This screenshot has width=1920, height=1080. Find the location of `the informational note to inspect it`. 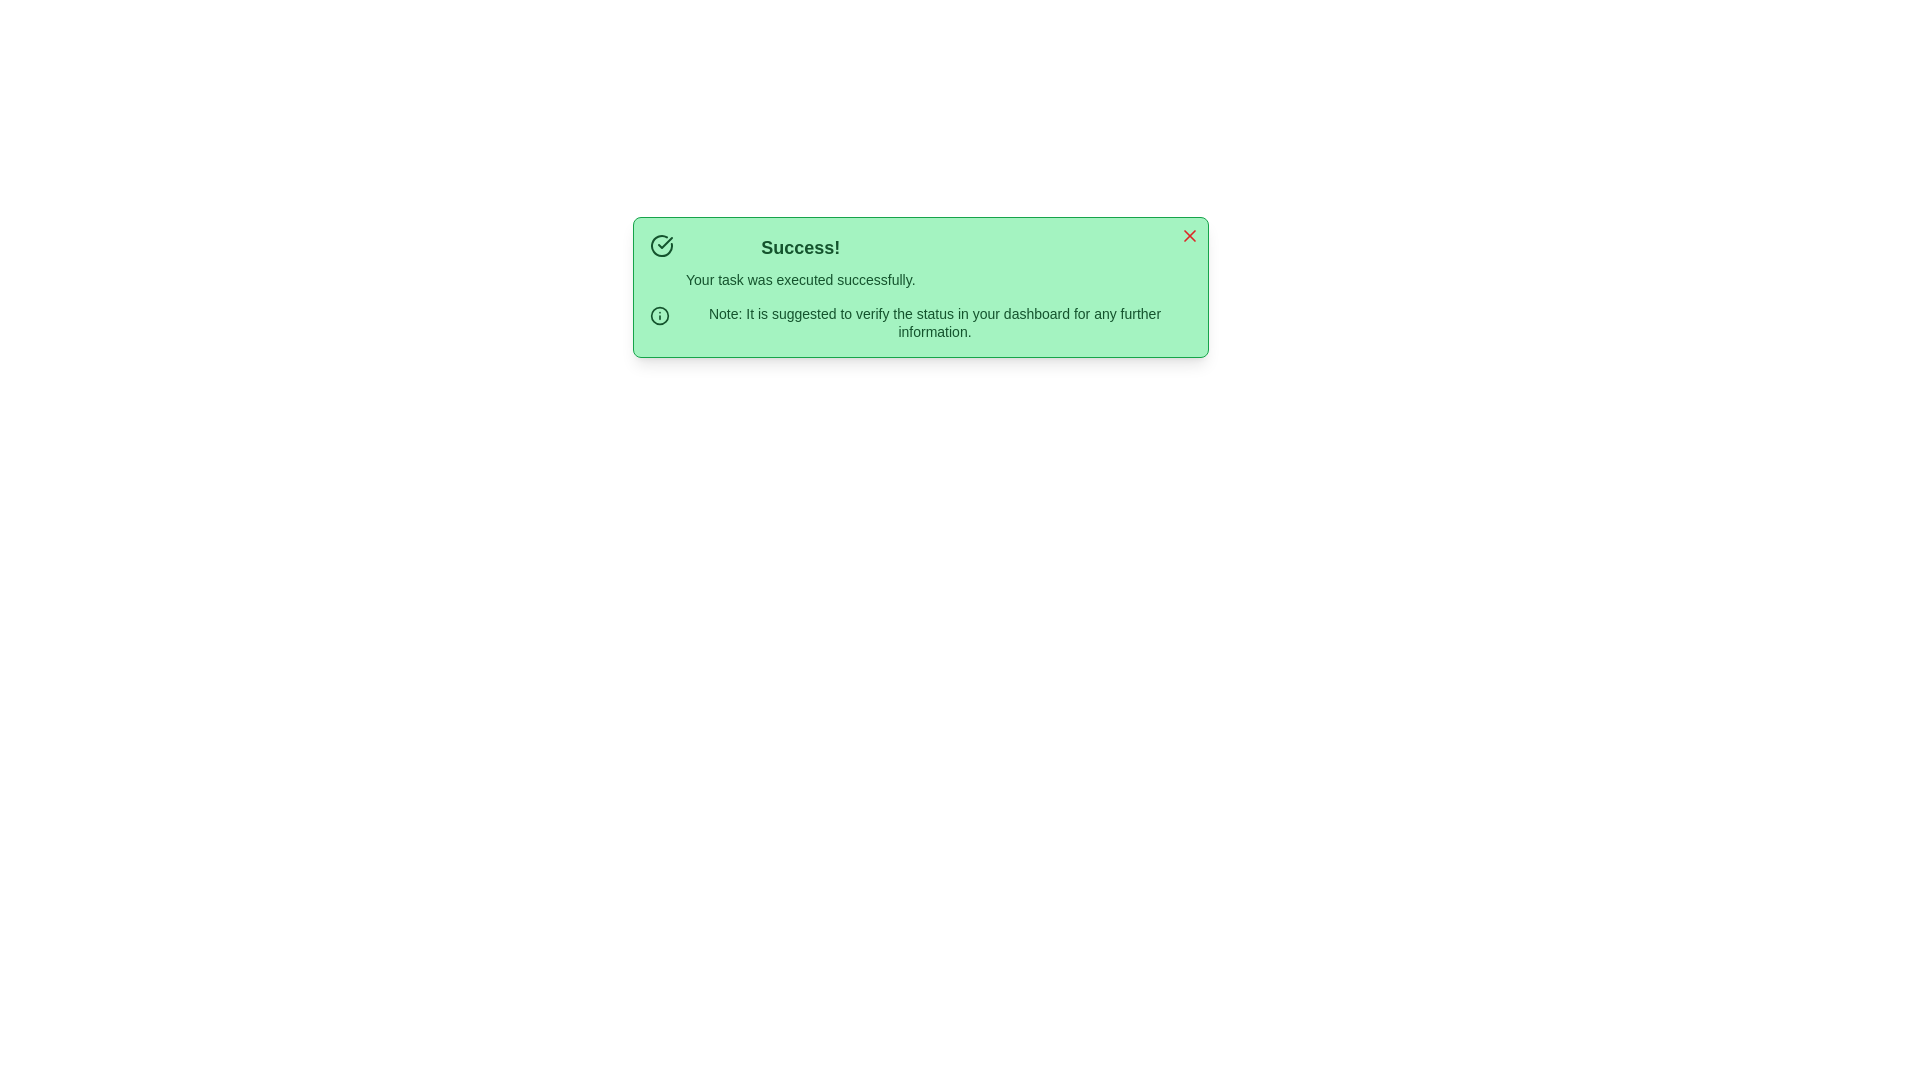

the informational note to inspect it is located at coordinates (920, 322).